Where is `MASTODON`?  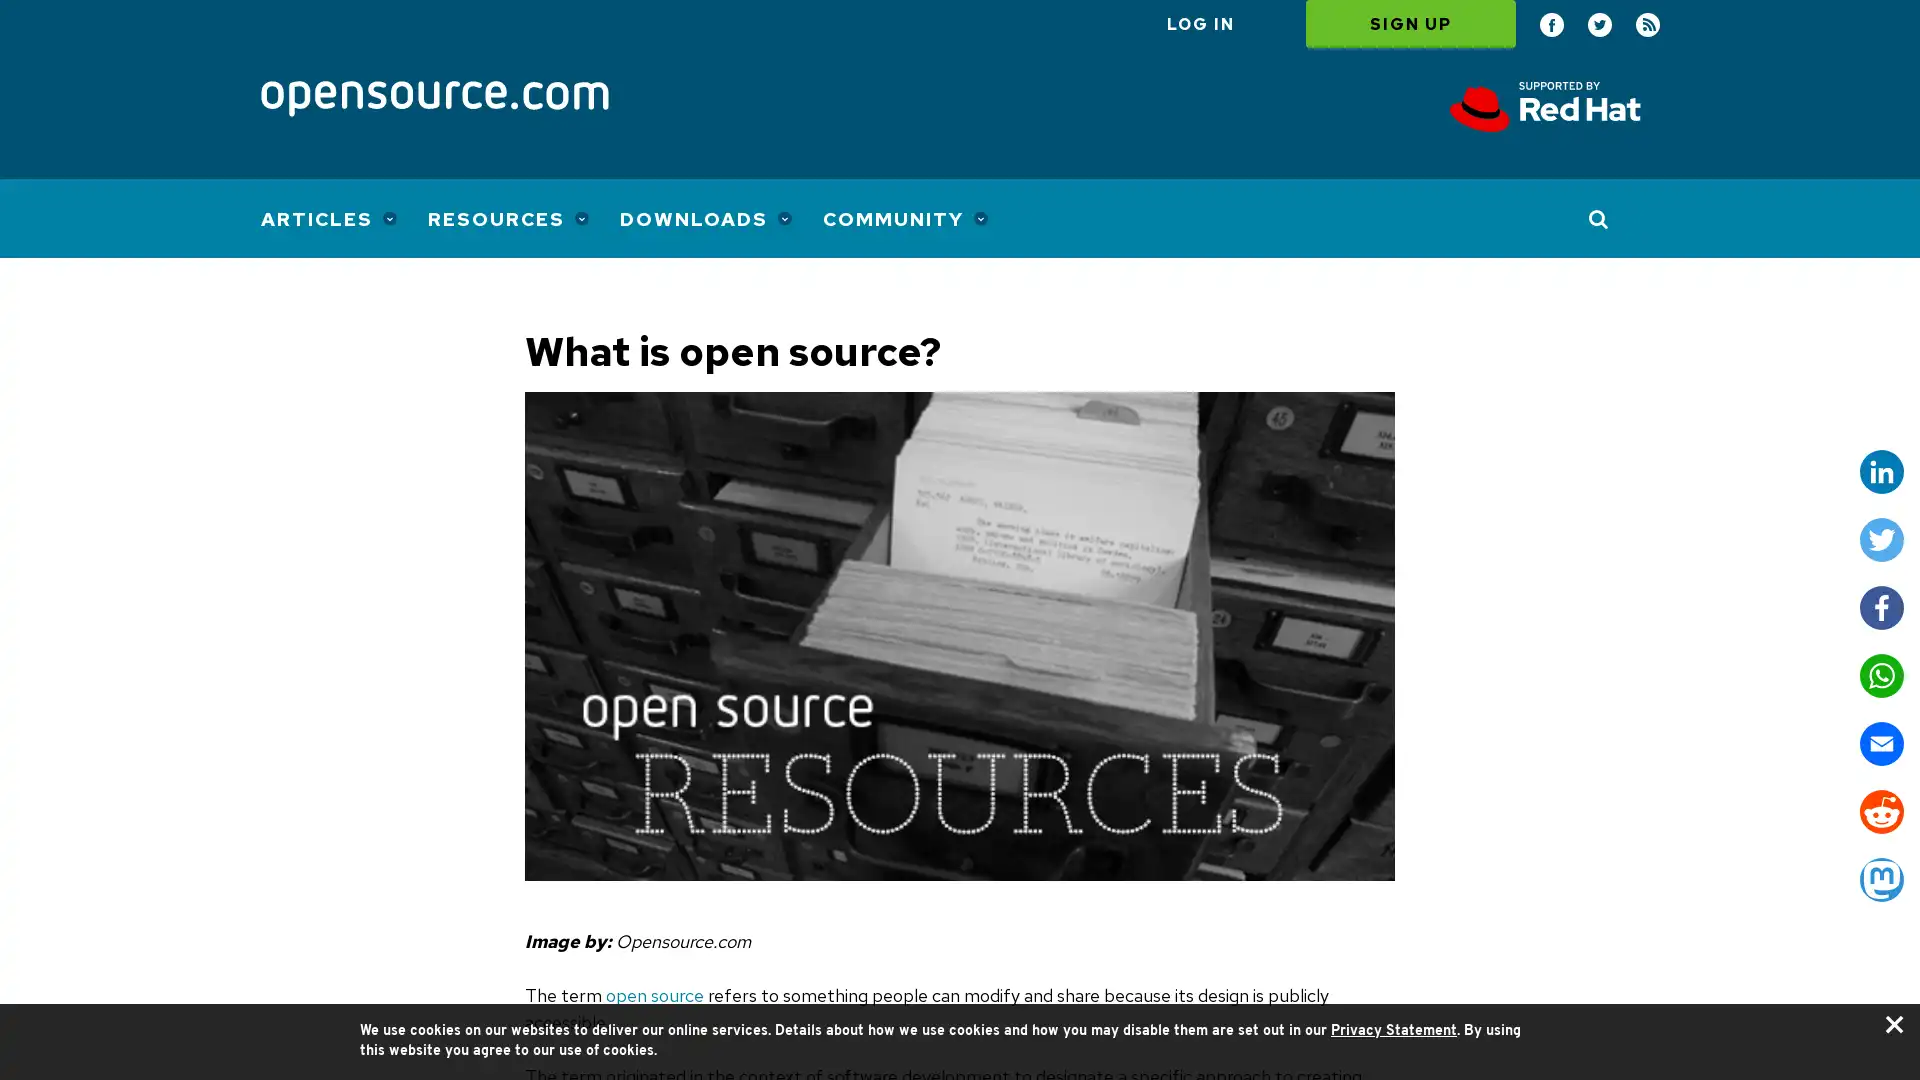
MASTODON is located at coordinates (1880, 878).